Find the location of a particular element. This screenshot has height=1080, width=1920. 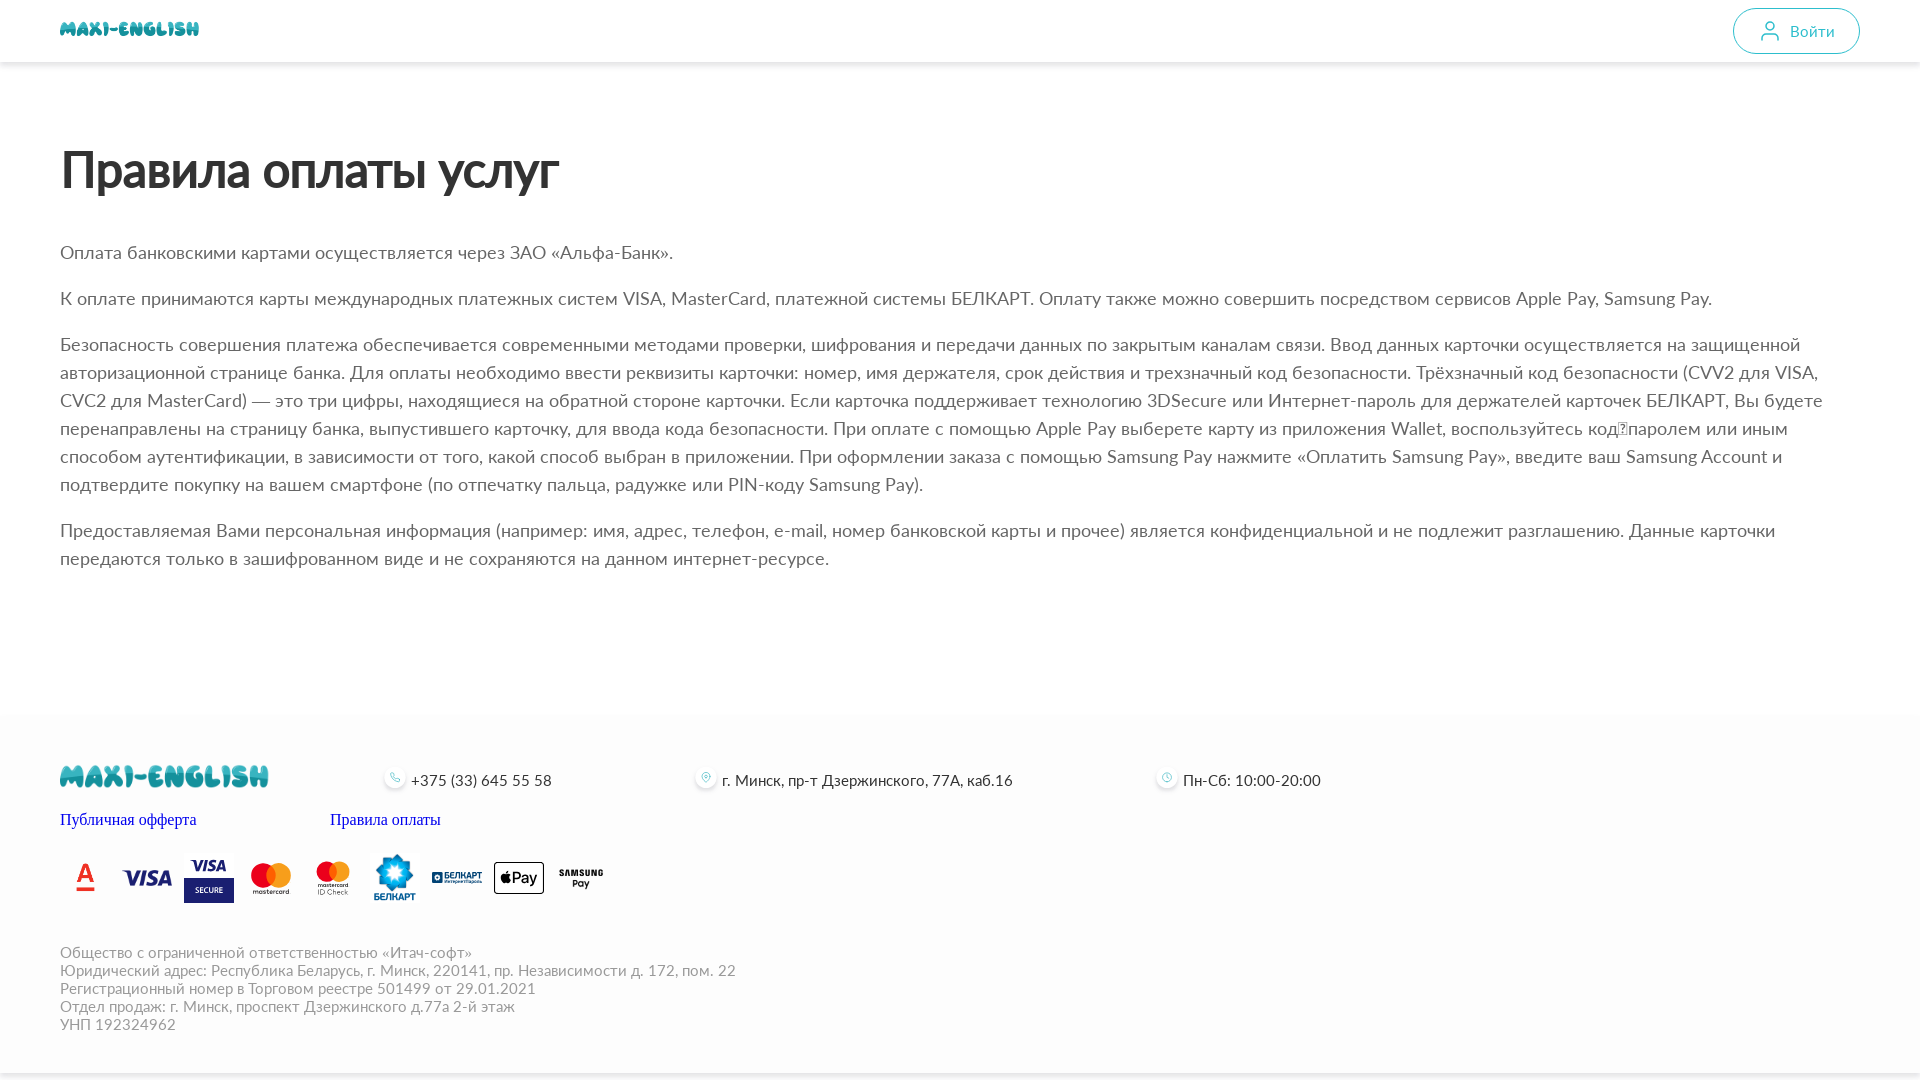

'+375 (33) 645 55 58' is located at coordinates (464, 778).